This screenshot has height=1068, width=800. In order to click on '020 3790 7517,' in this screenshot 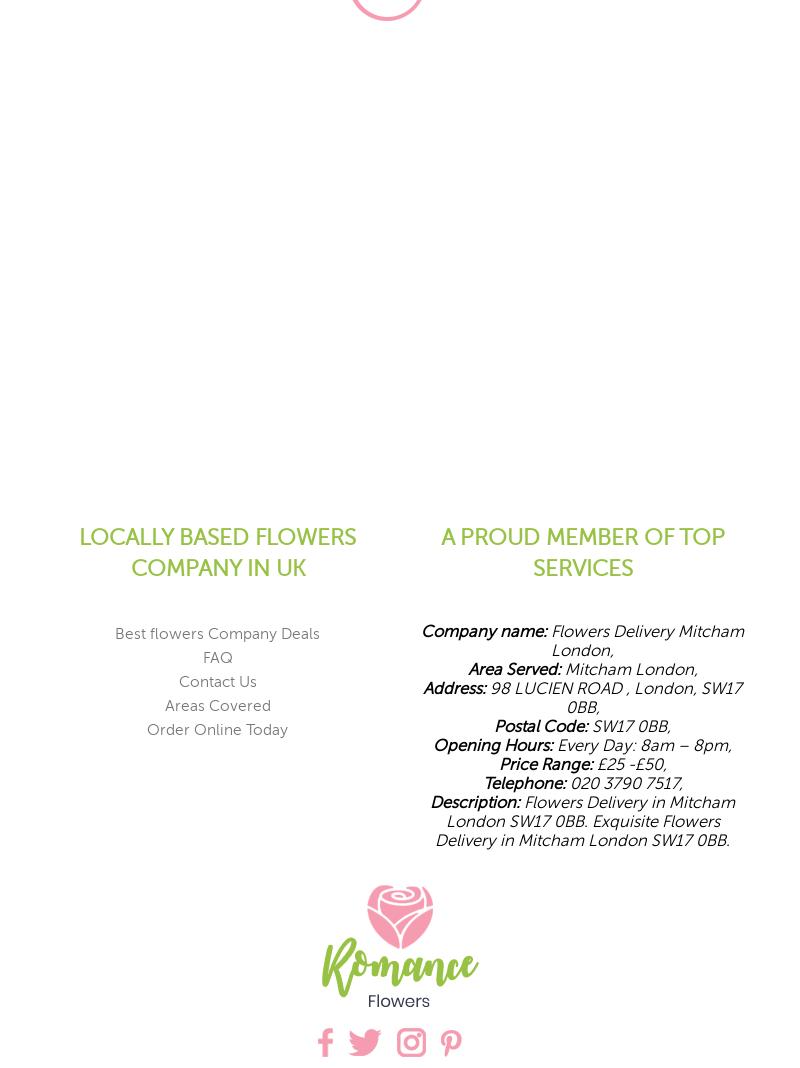, I will do `click(623, 782)`.